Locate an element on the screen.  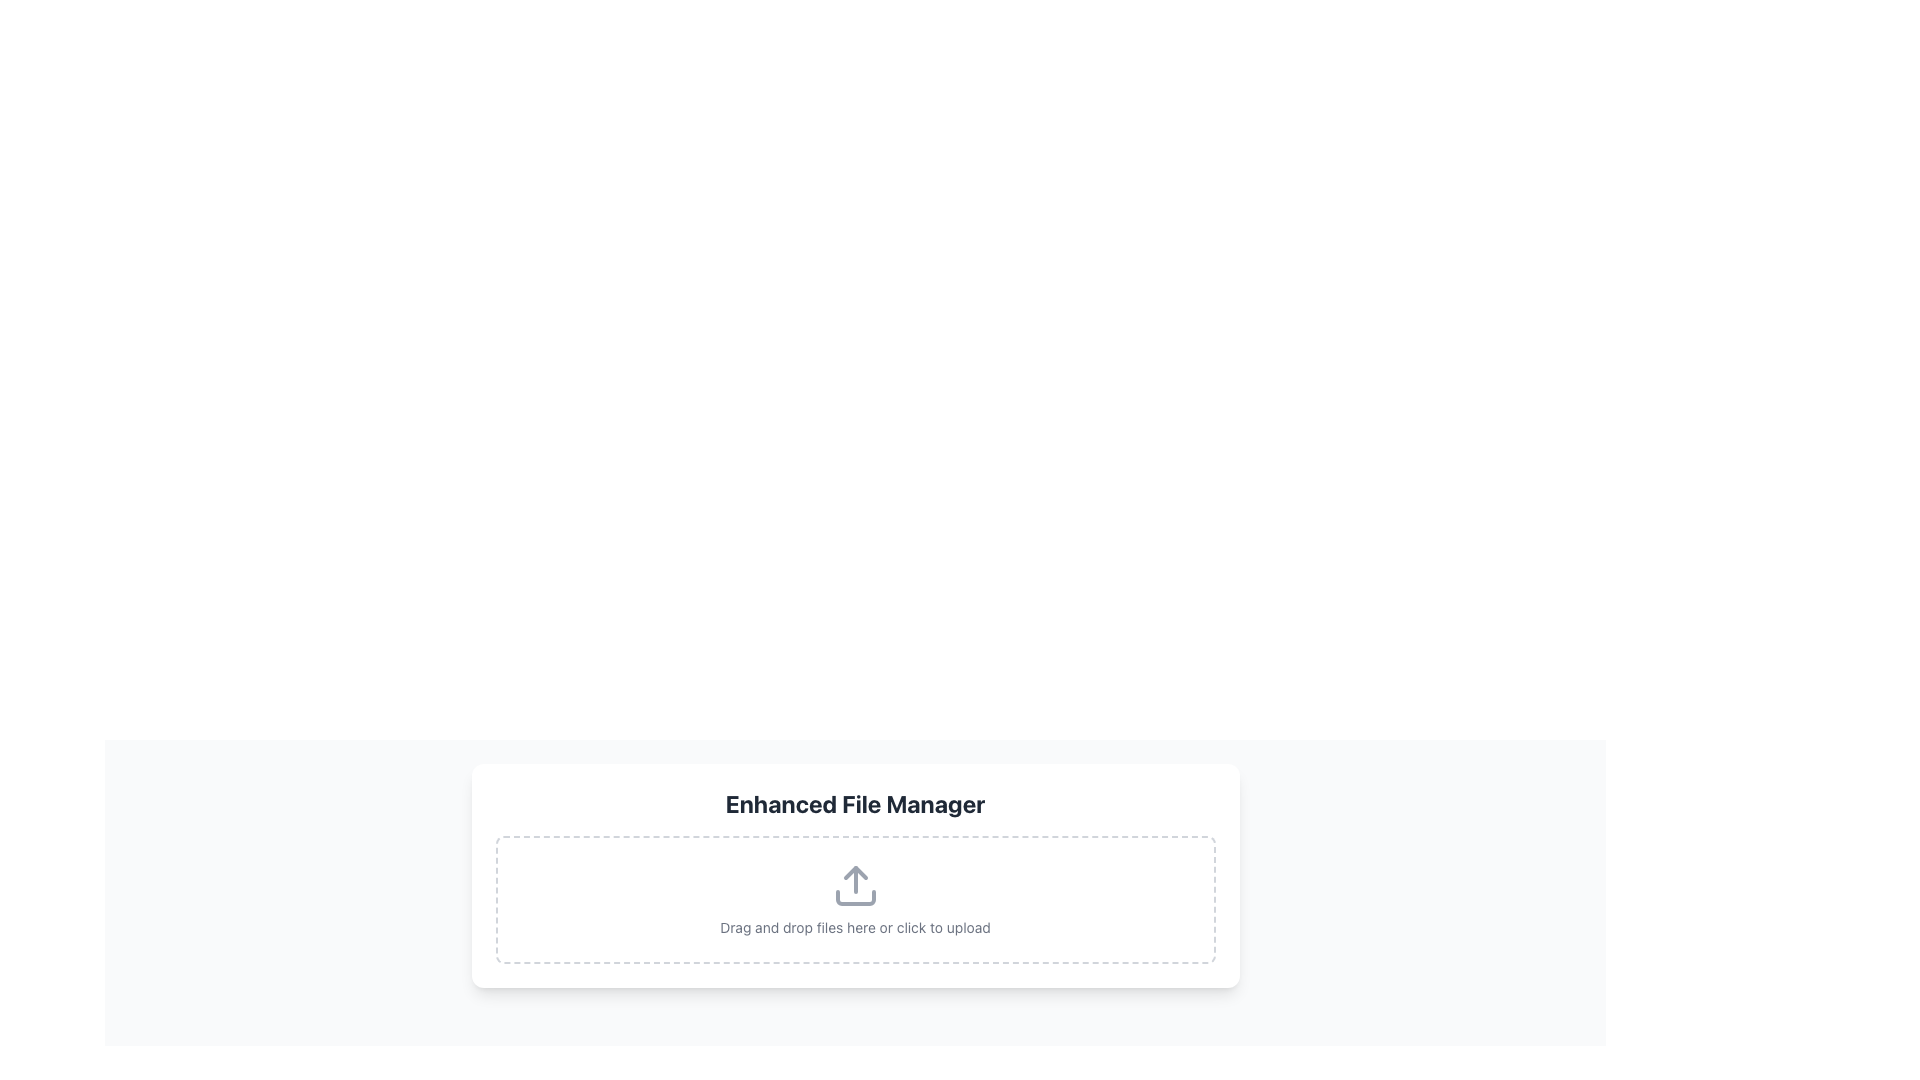
and drop files onto the interactive dropzone for file uploads, which is a rectangular area with a dashed border and rounded corners, containing an upward arrow icon and the text 'Drag and drop files here or click is located at coordinates (855, 898).